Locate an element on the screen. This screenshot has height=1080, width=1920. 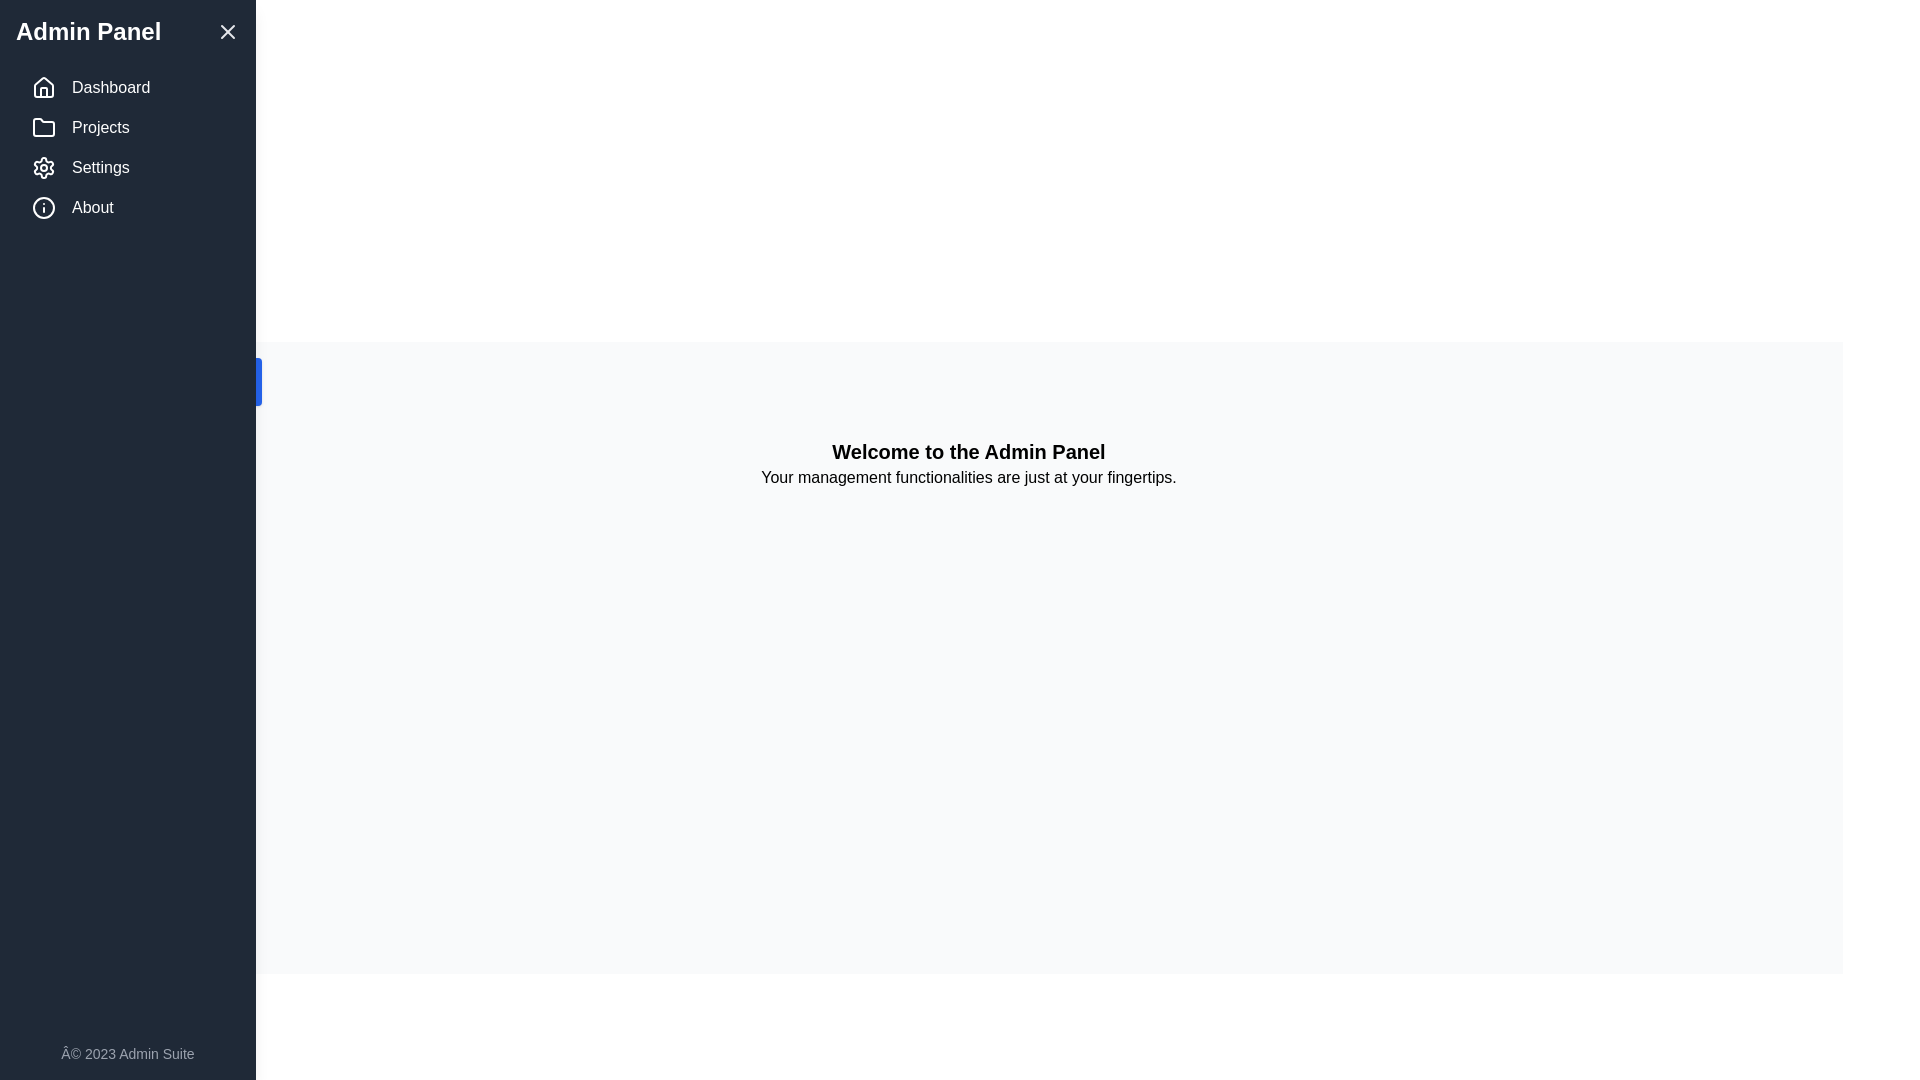
the folder icon located as the second icon from the top in the left sidebar navigation menu is located at coordinates (43, 127).